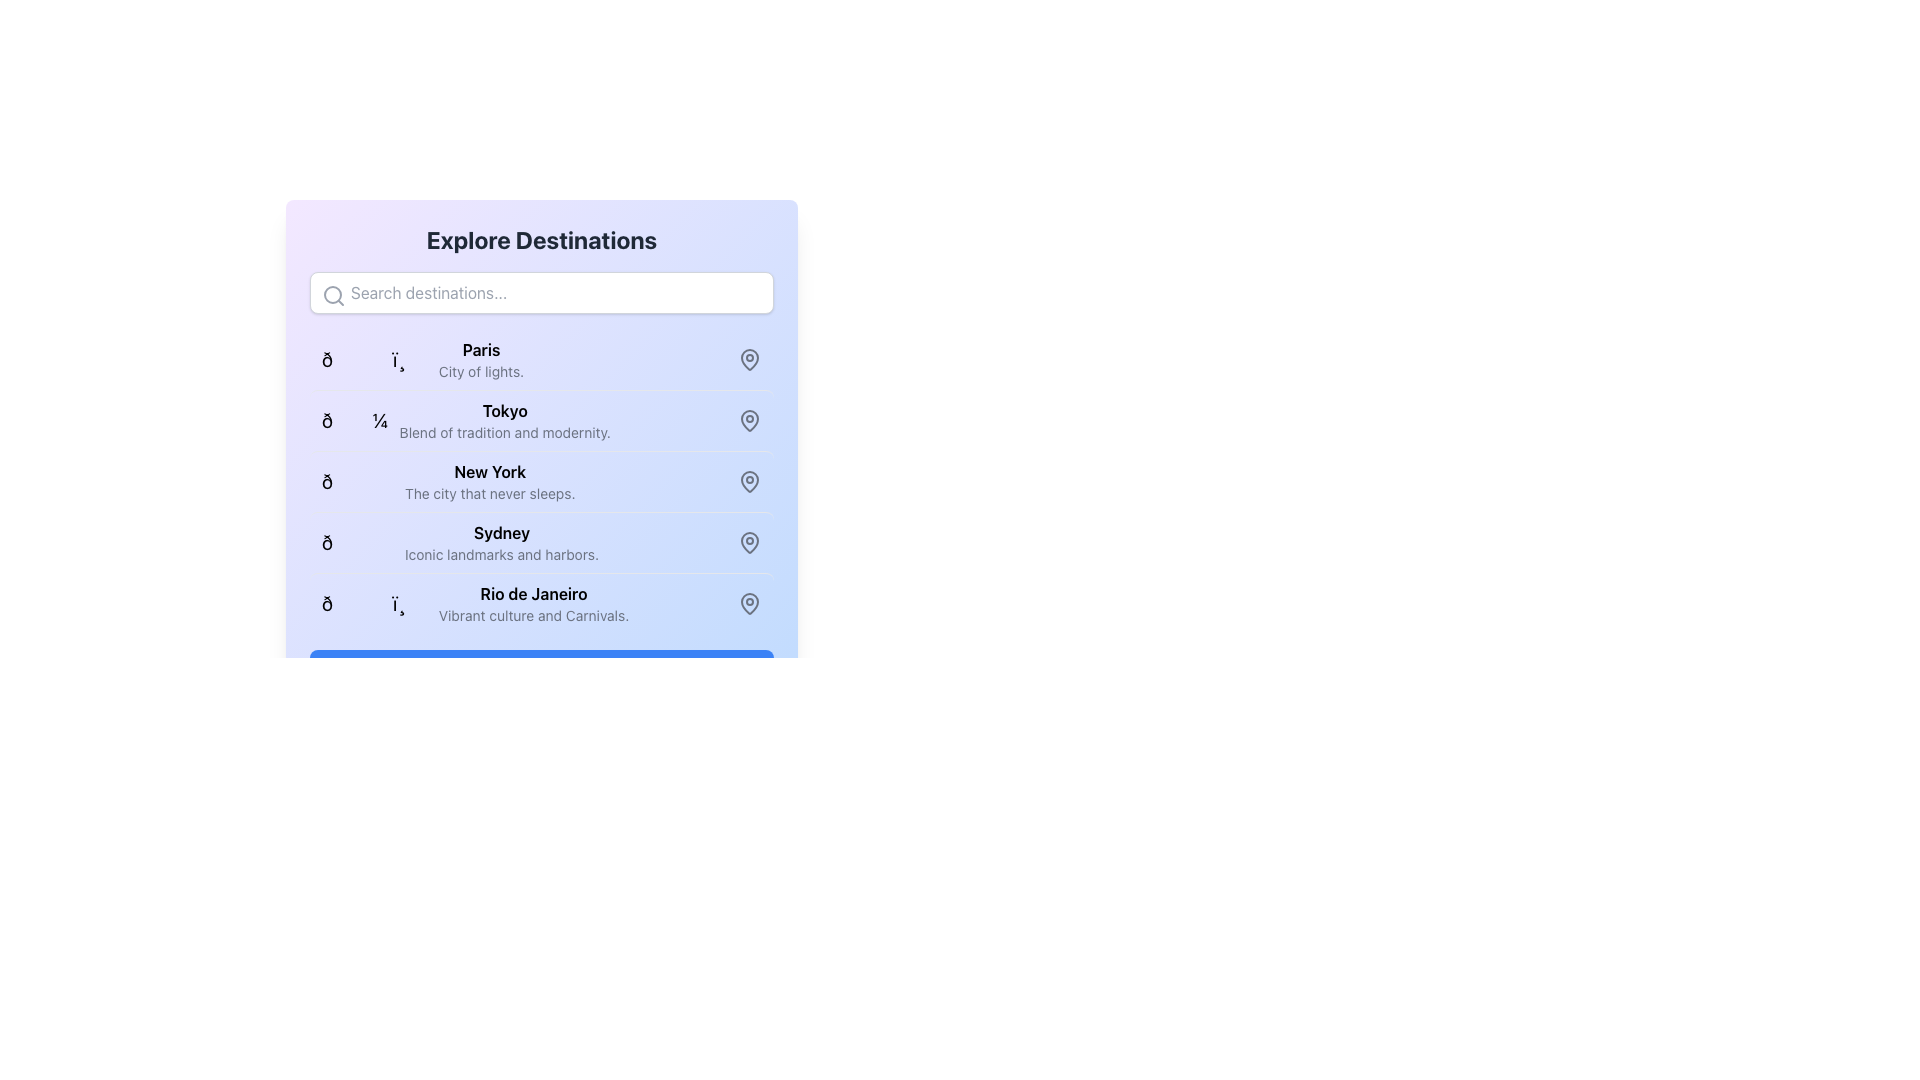 The image size is (1920, 1080). Describe the element at coordinates (542, 542) in the screenshot. I see `the list item for 'Sydney' which features a bold title and a circular map marker icon for more options` at that location.